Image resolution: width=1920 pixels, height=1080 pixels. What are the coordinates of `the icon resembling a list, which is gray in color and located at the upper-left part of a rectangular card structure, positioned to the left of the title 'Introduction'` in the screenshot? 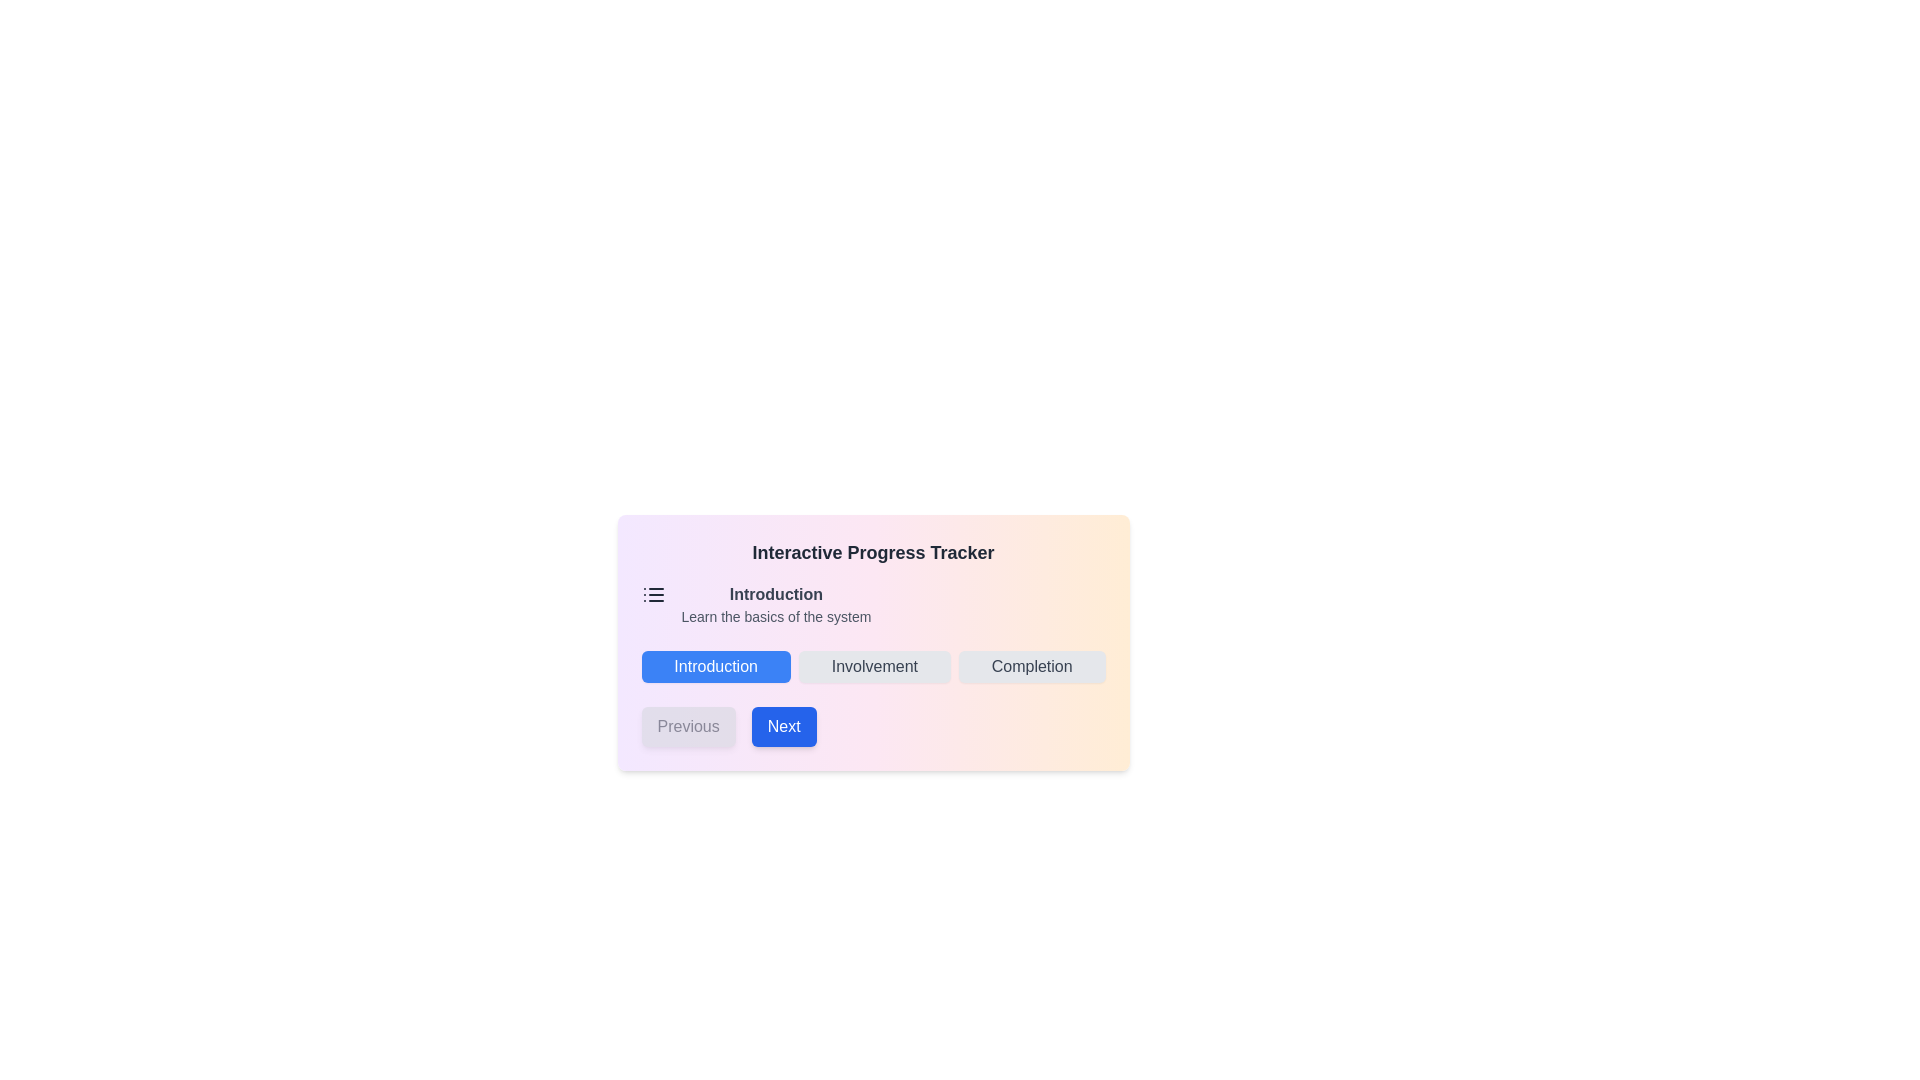 It's located at (653, 593).